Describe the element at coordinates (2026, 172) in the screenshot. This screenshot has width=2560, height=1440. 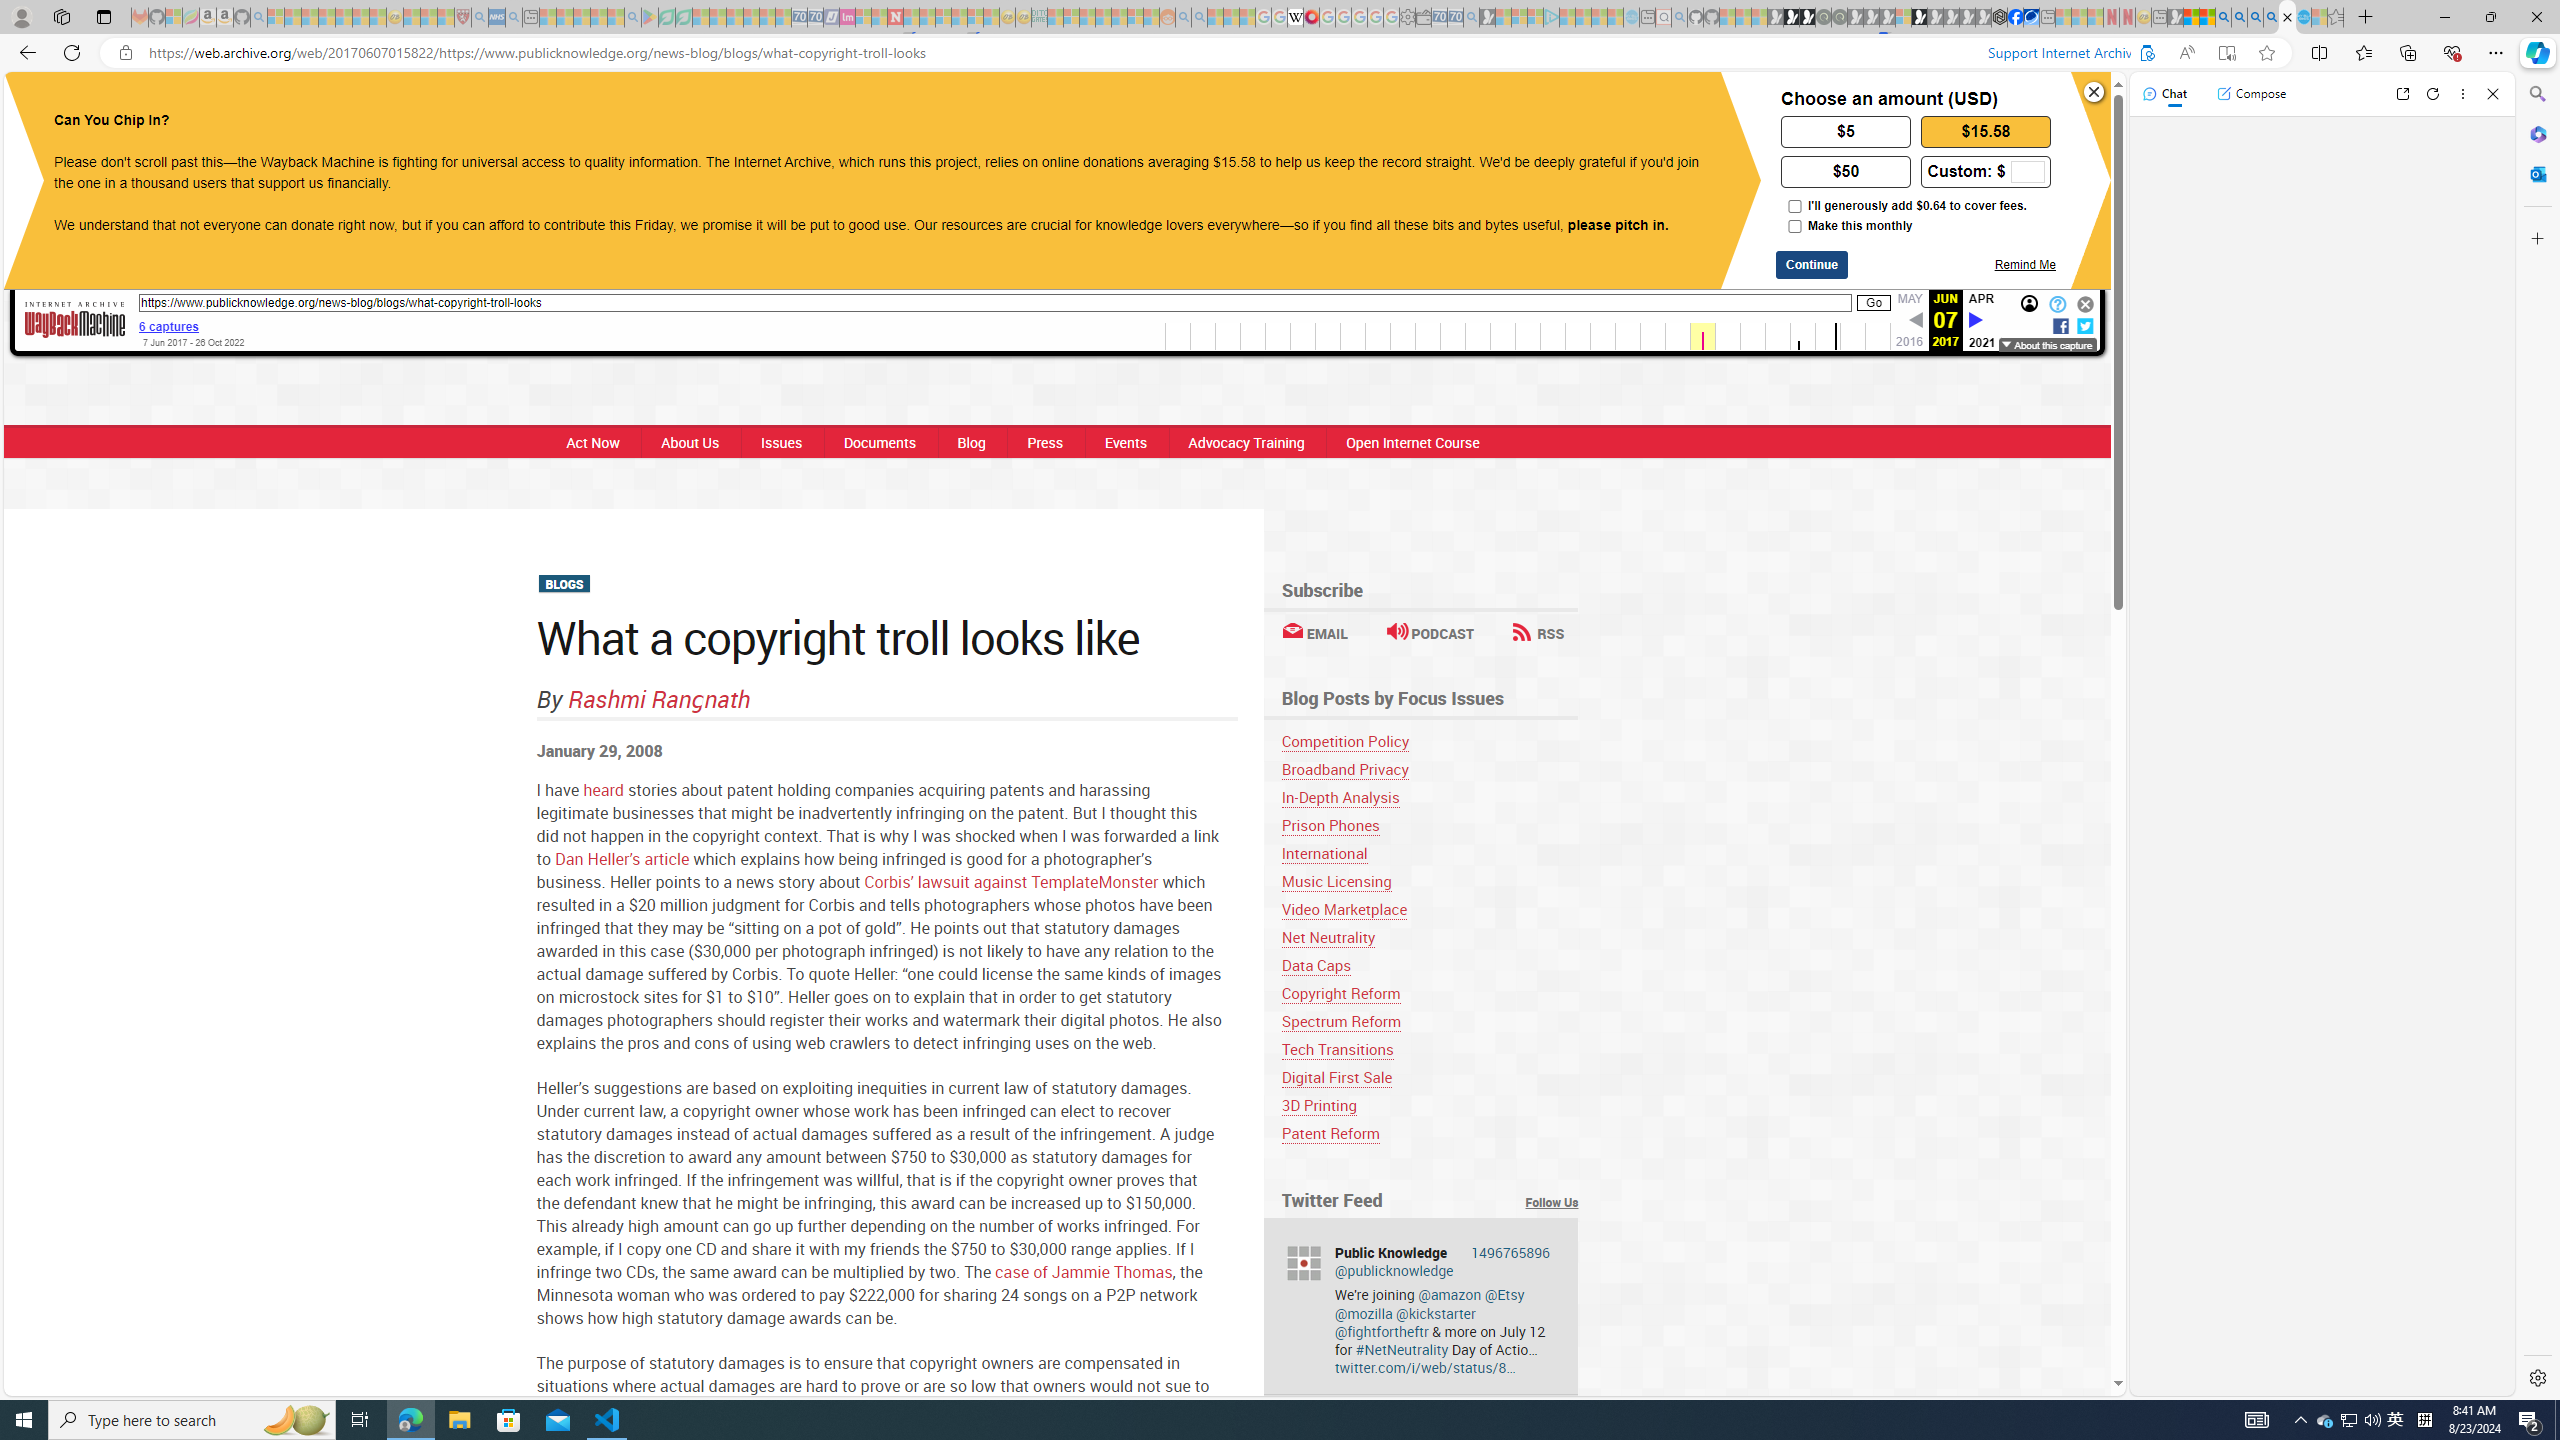
I see `'AutomationID: custom-amount-input'` at that location.